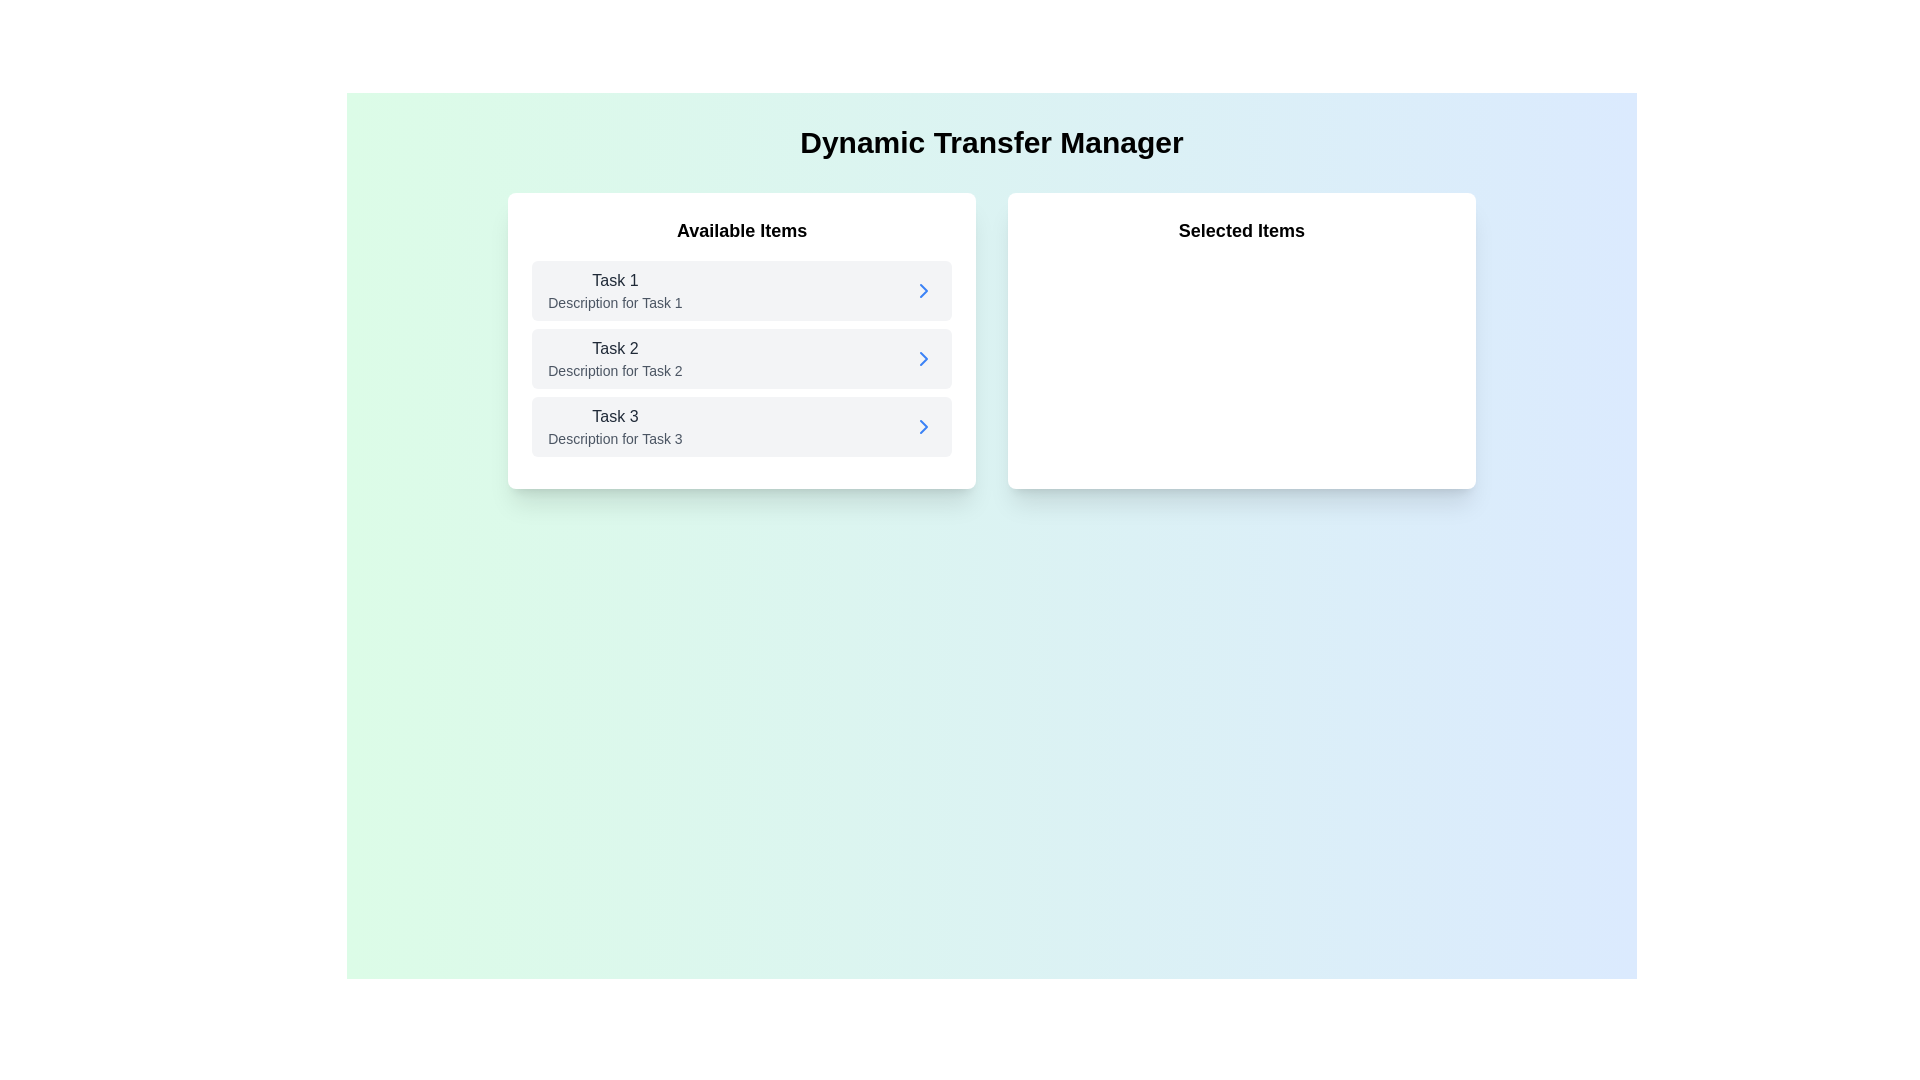 This screenshot has height=1080, width=1920. Describe the element at coordinates (923, 426) in the screenshot. I see `the right-facing chevron arrow icon button styled in blue at the far right end of the 'Task 3' list item` at that location.